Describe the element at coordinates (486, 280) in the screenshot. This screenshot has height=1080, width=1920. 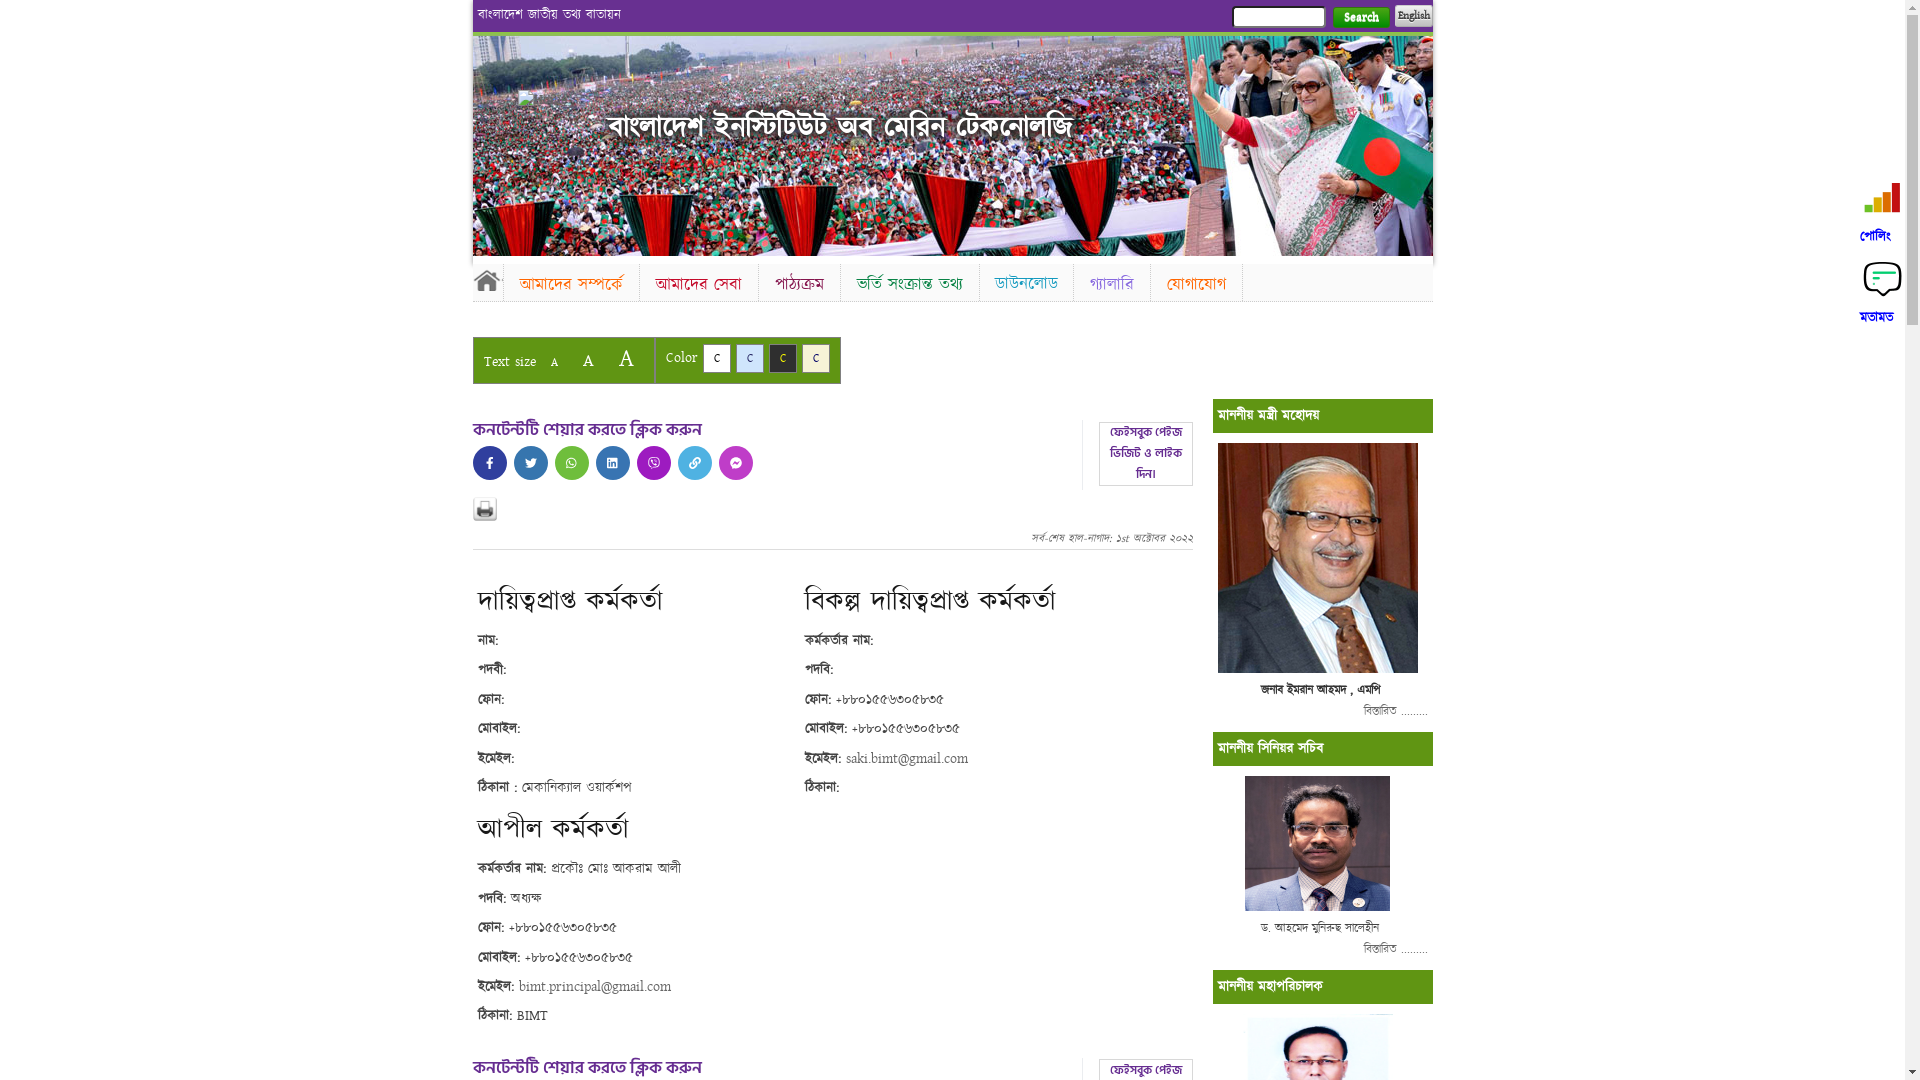
I see `'Home'` at that location.